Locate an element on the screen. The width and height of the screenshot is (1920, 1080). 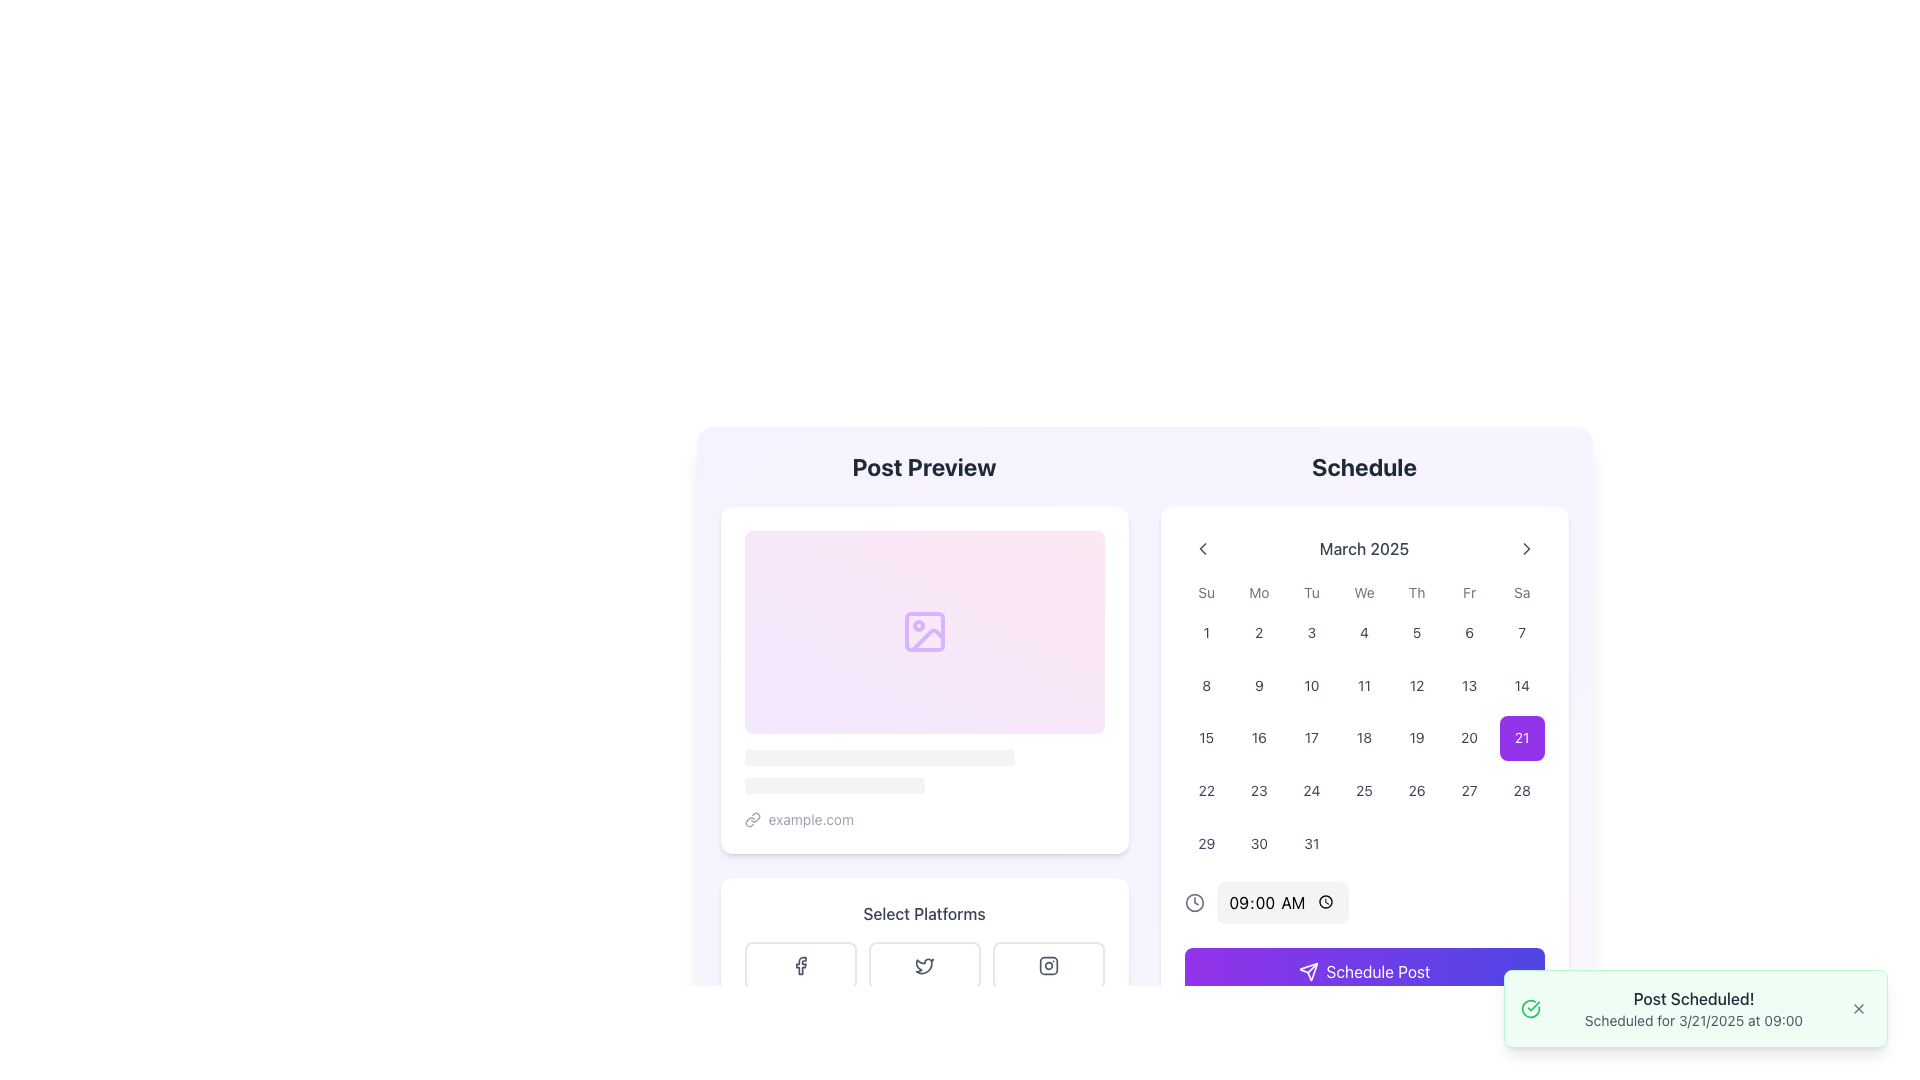
to select multiple dates within the interactive calendar located in the 'Schedule' section, beneath the header displaying 'March 2025' is located at coordinates (1363, 724).